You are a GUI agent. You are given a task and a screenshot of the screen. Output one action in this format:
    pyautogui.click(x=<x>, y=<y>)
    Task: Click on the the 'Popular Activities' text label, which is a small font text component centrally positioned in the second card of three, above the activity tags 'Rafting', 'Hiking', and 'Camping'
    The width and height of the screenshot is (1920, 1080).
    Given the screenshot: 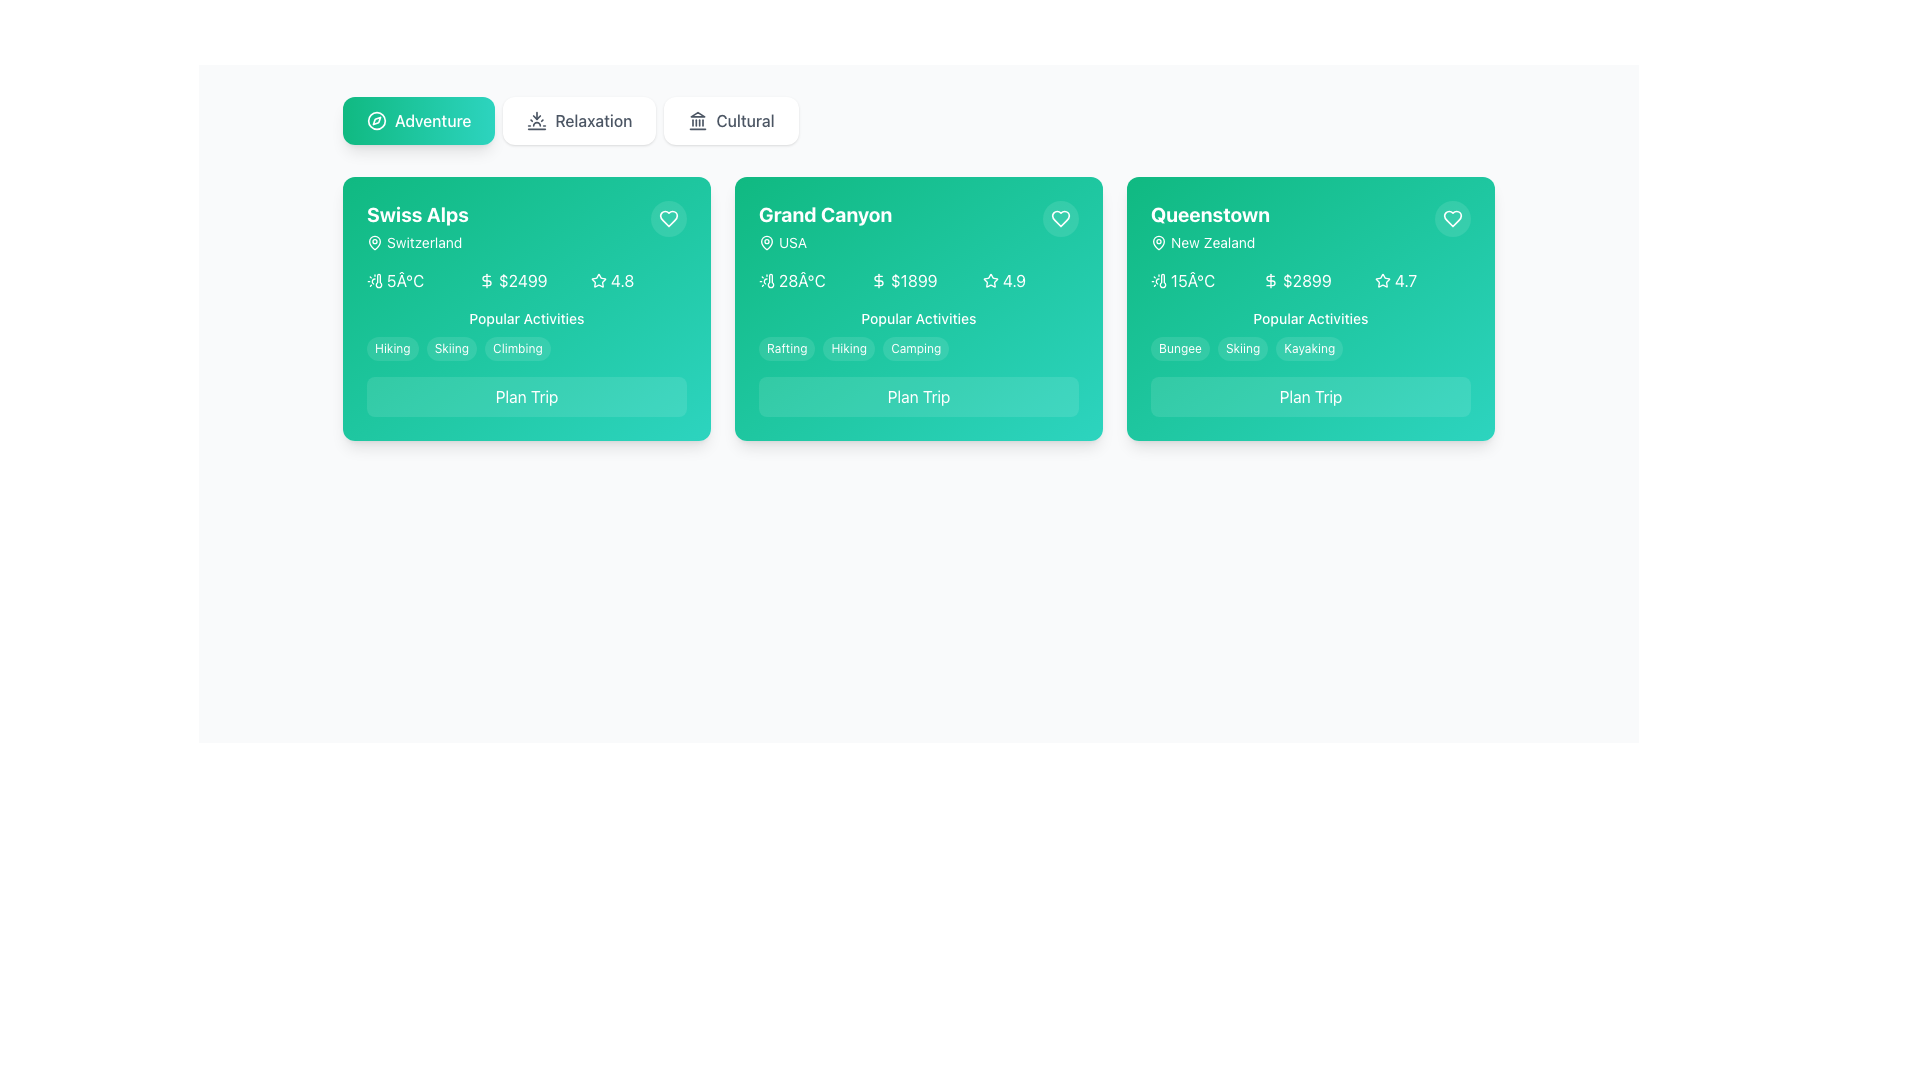 What is the action you would take?
    pyautogui.click(x=917, y=318)
    